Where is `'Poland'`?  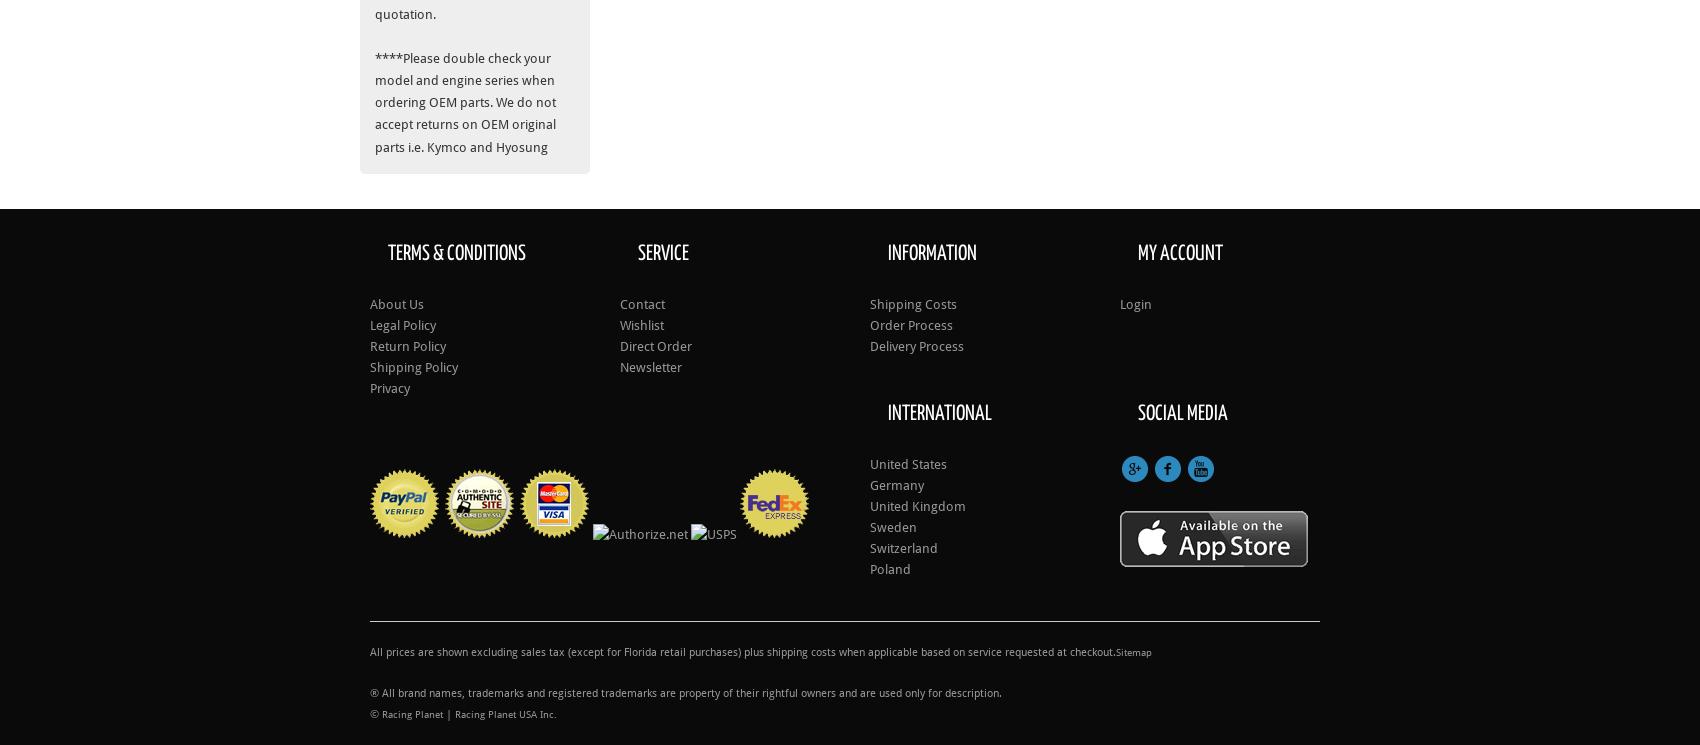 'Poland' is located at coordinates (870, 568).